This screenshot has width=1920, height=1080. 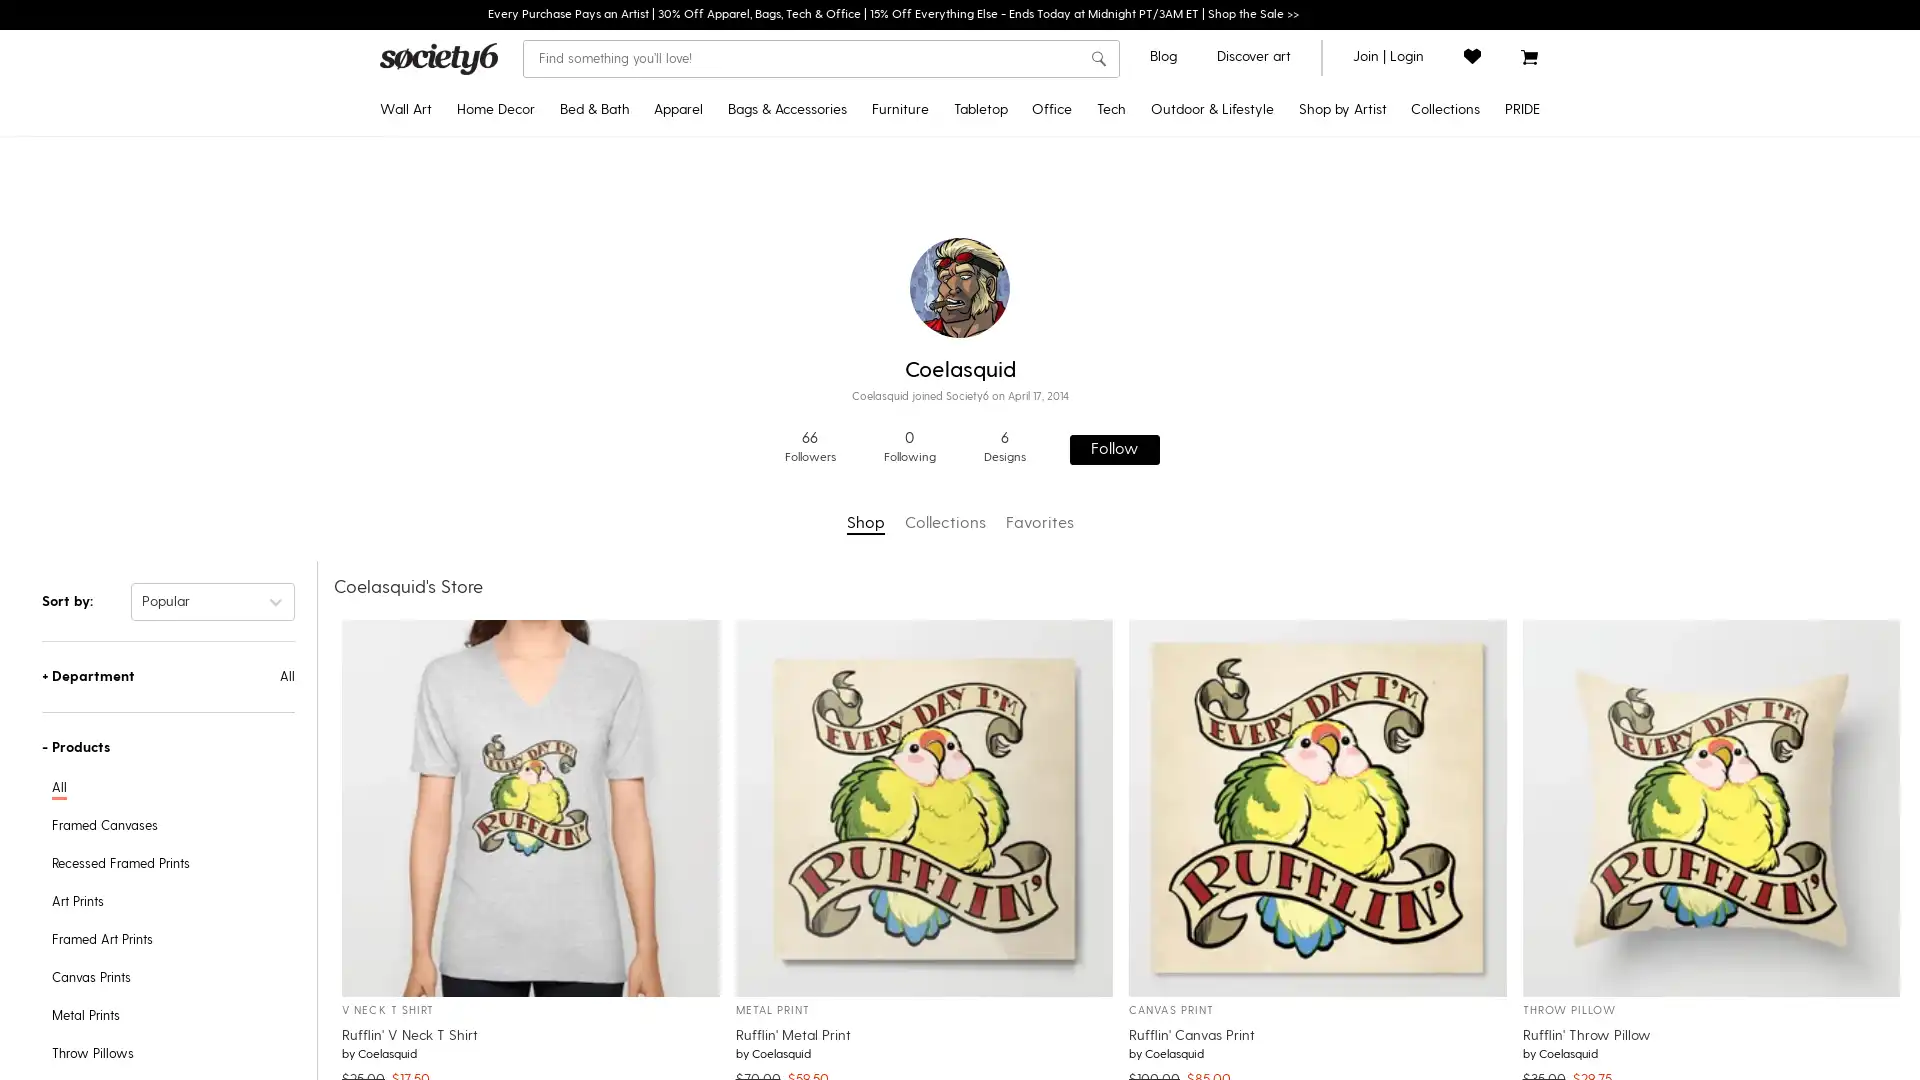 What do you see at coordinates (801, 160) in the screenshot?
I see `Tote Bags` at bounding box center [801, 160].